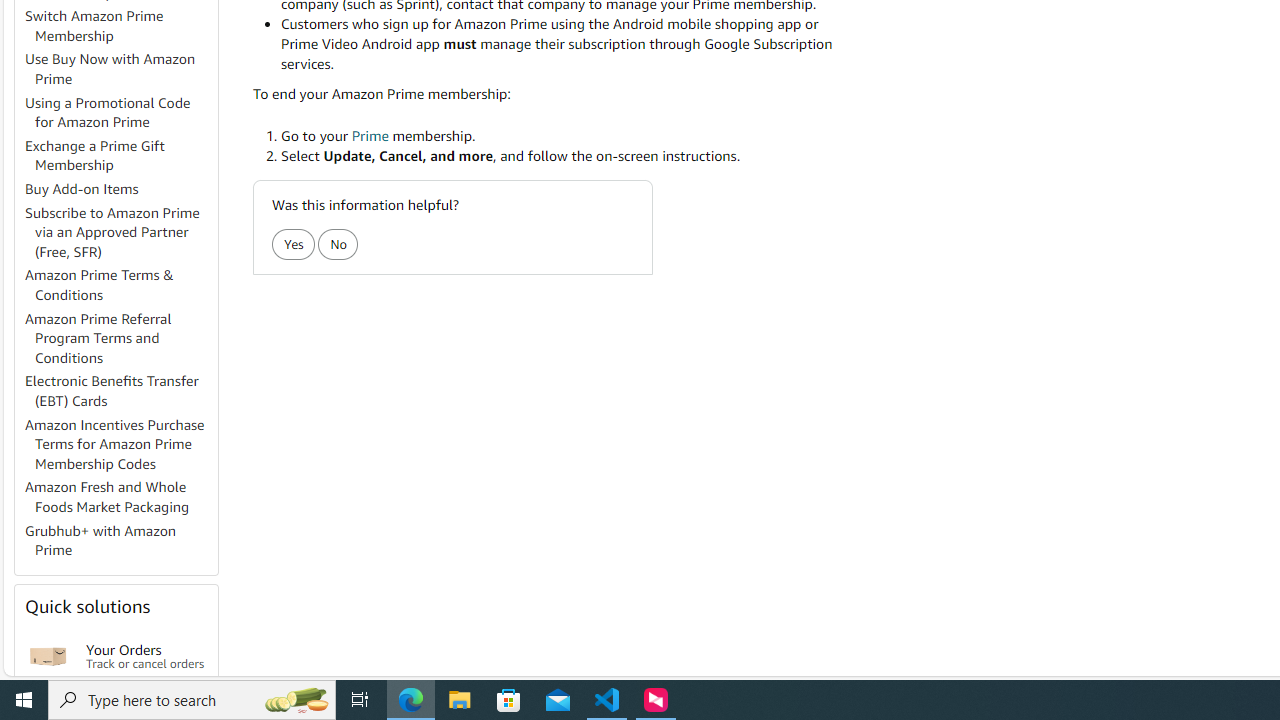  I want to click on 'Yes', so click(292, 243).